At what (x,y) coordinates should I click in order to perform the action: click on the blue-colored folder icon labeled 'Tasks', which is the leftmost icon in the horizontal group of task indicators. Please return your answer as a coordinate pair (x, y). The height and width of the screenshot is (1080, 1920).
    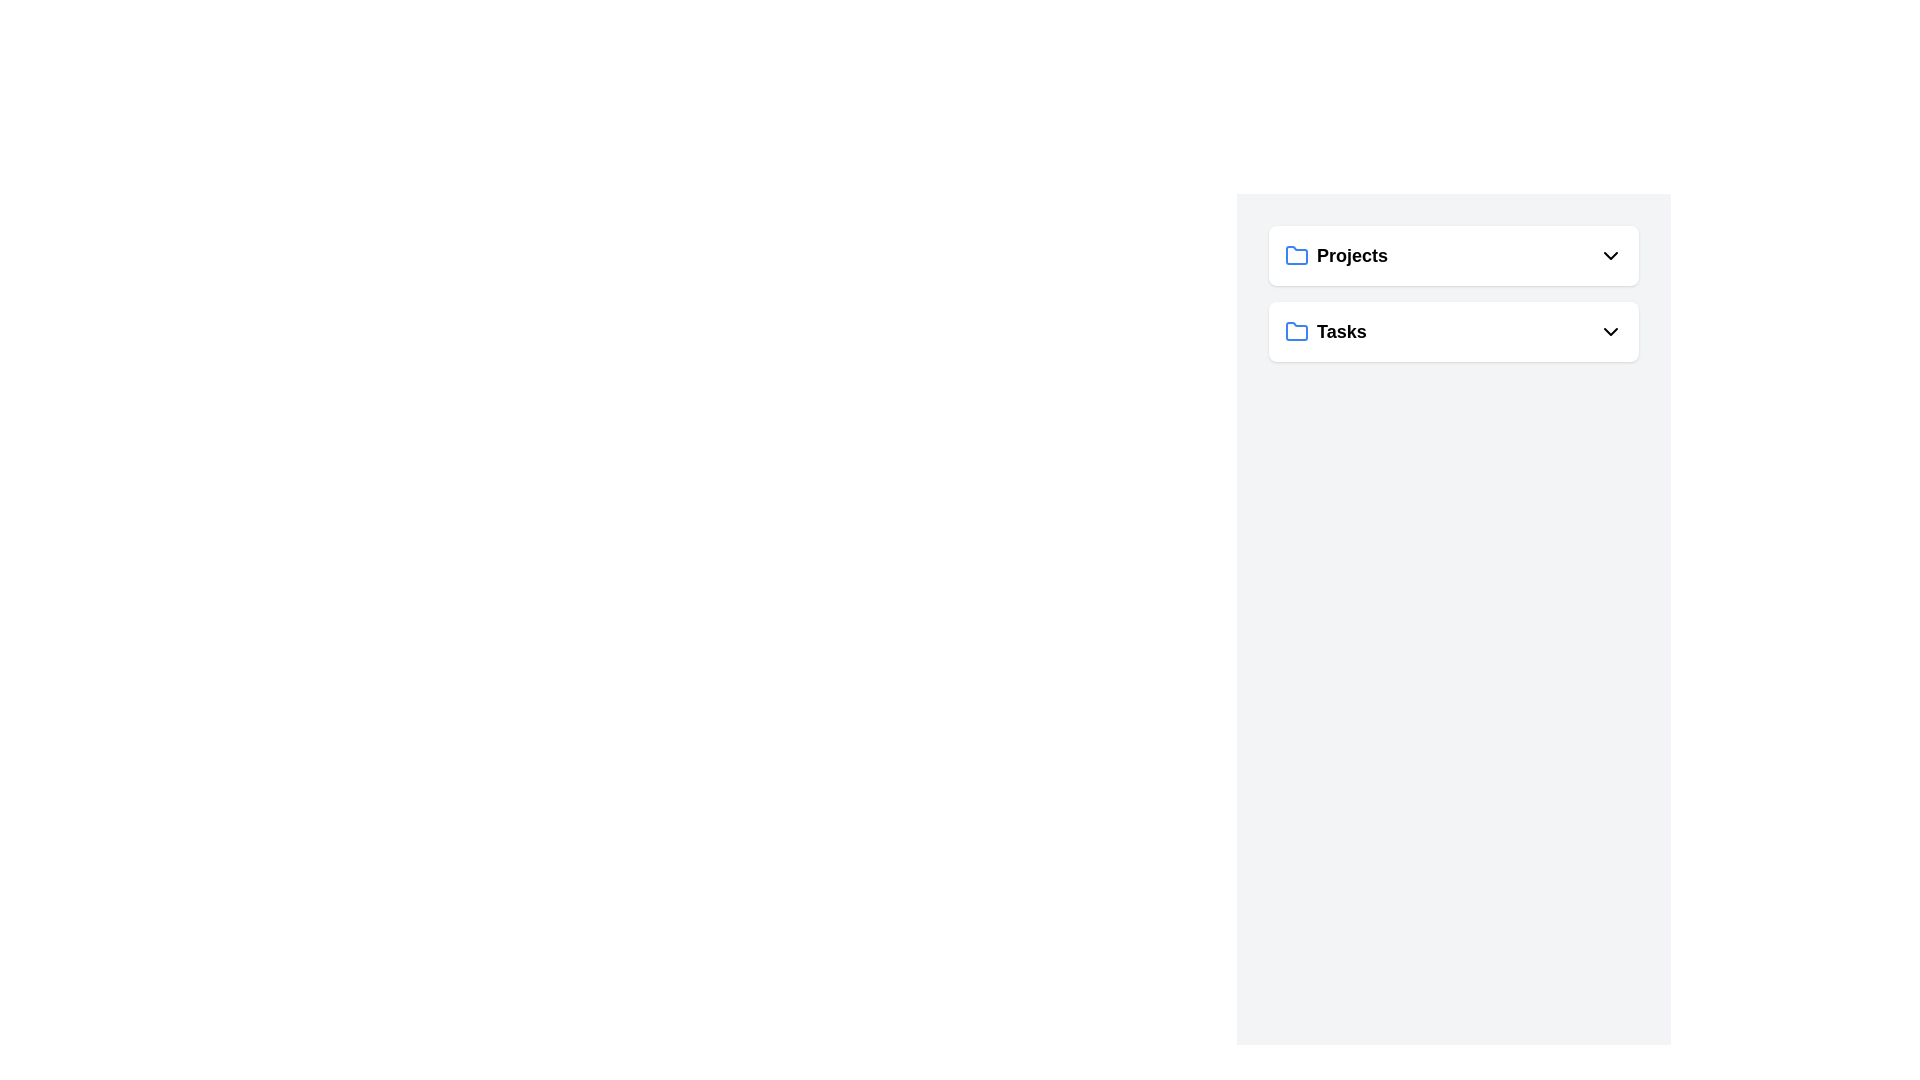
    Looking at the image, I should click on (1296, 330).